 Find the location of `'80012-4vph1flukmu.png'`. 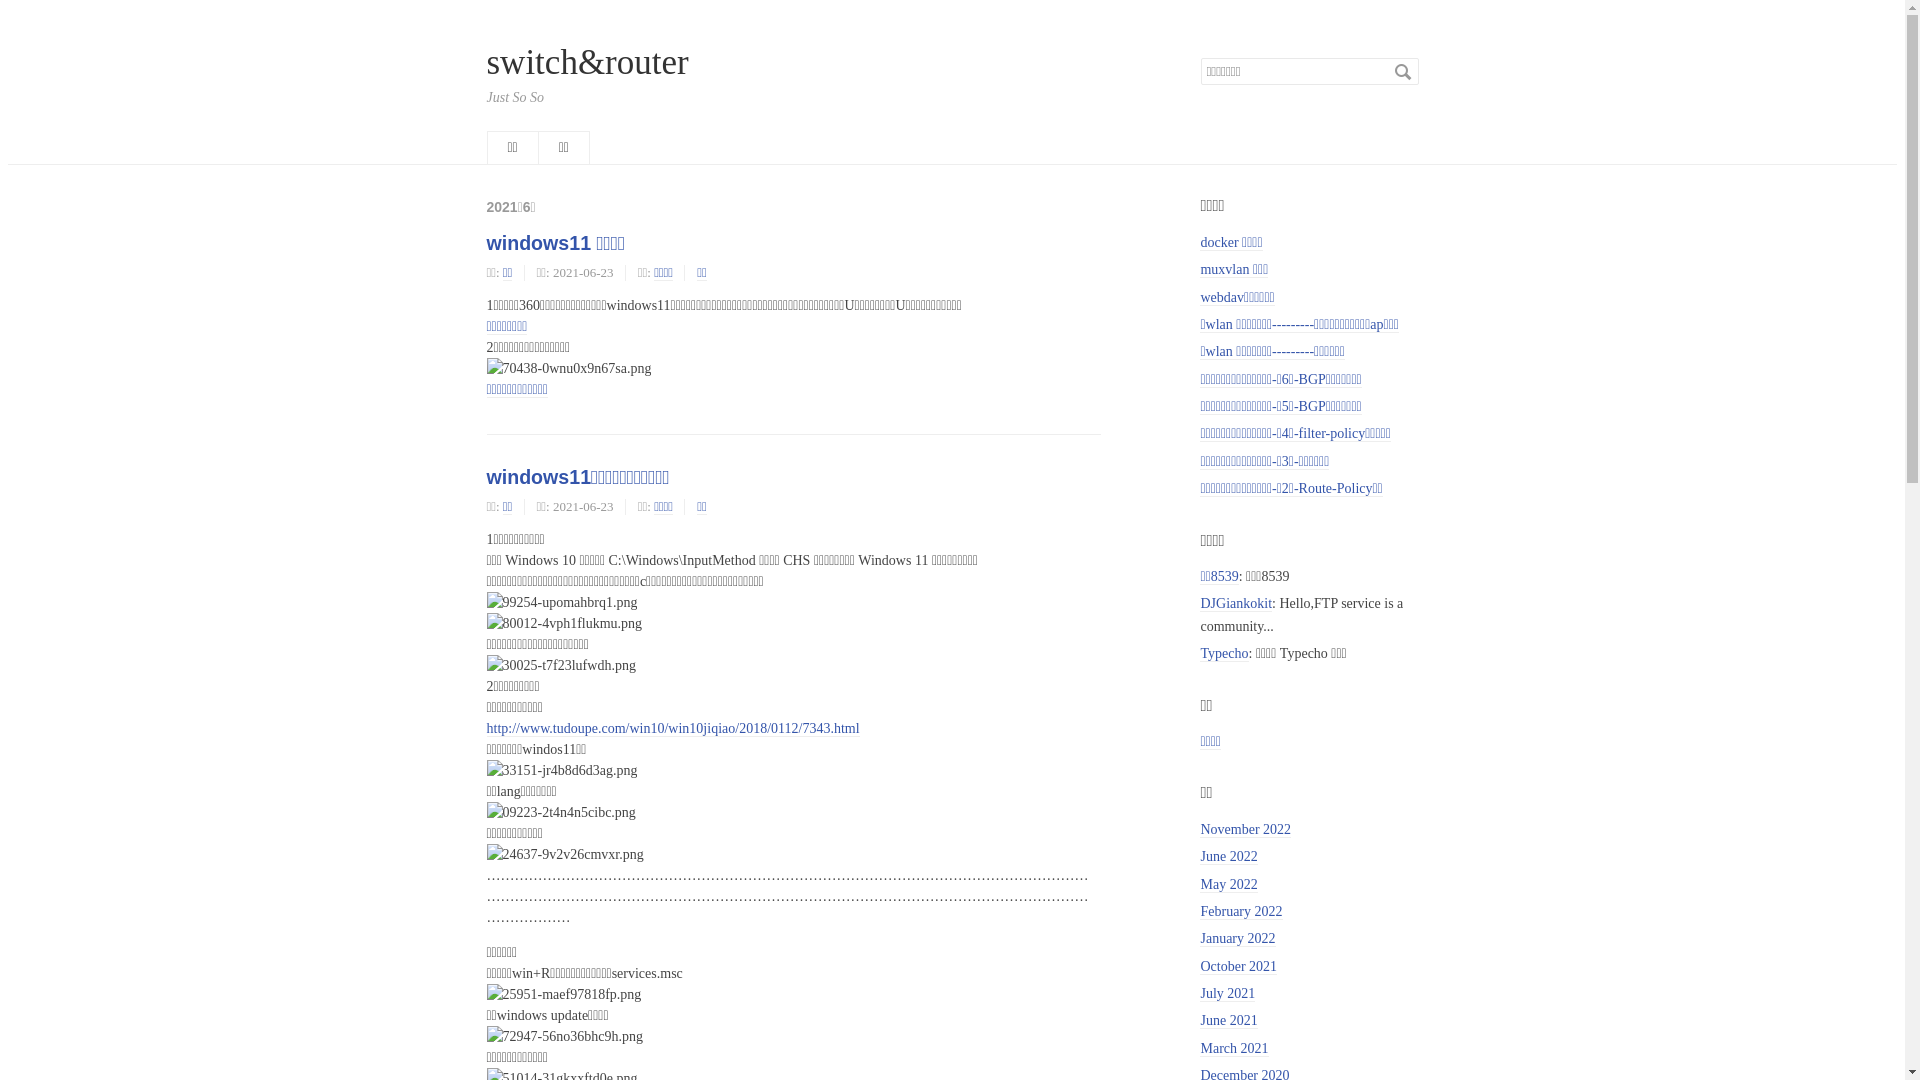

'80012-4vph1flukmu.png' is located at coordinates (562, 622).